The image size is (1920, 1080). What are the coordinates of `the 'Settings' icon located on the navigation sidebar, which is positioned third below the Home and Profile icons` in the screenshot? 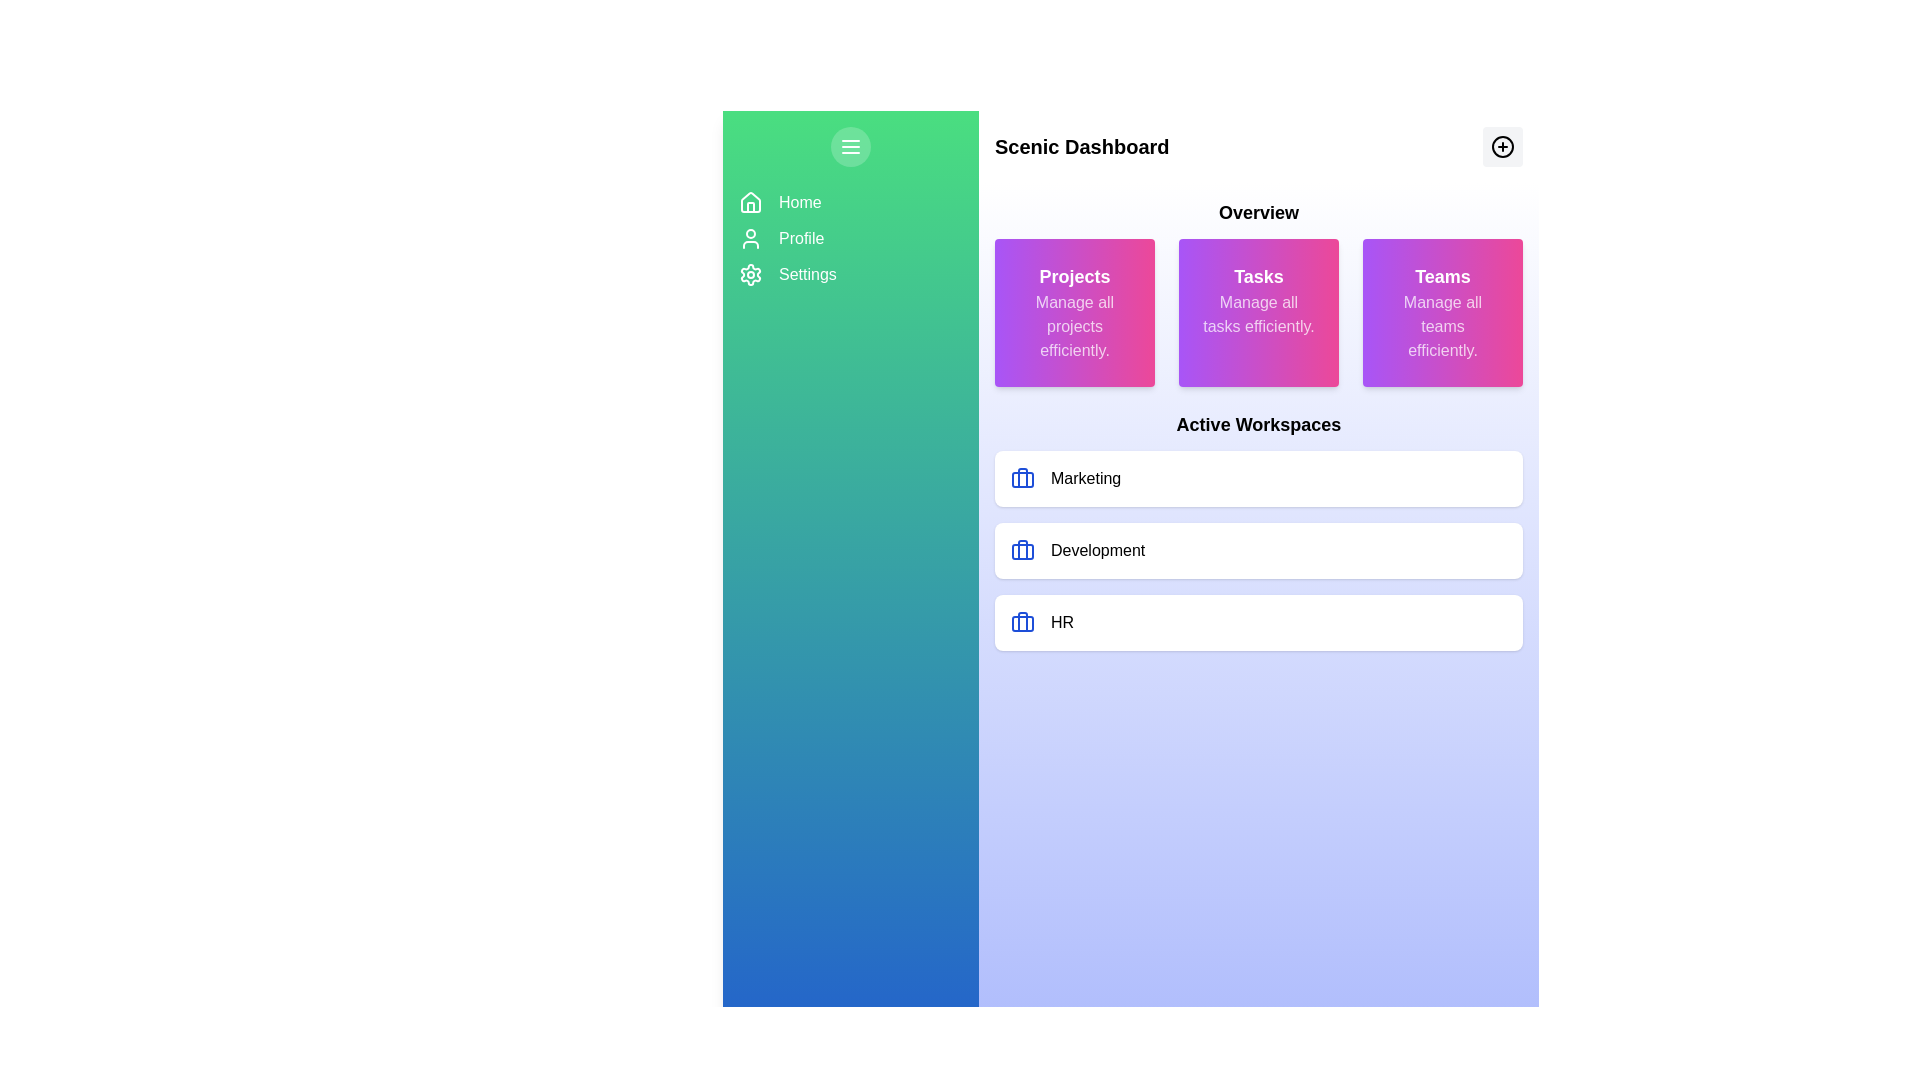 It's located at (749, 274).